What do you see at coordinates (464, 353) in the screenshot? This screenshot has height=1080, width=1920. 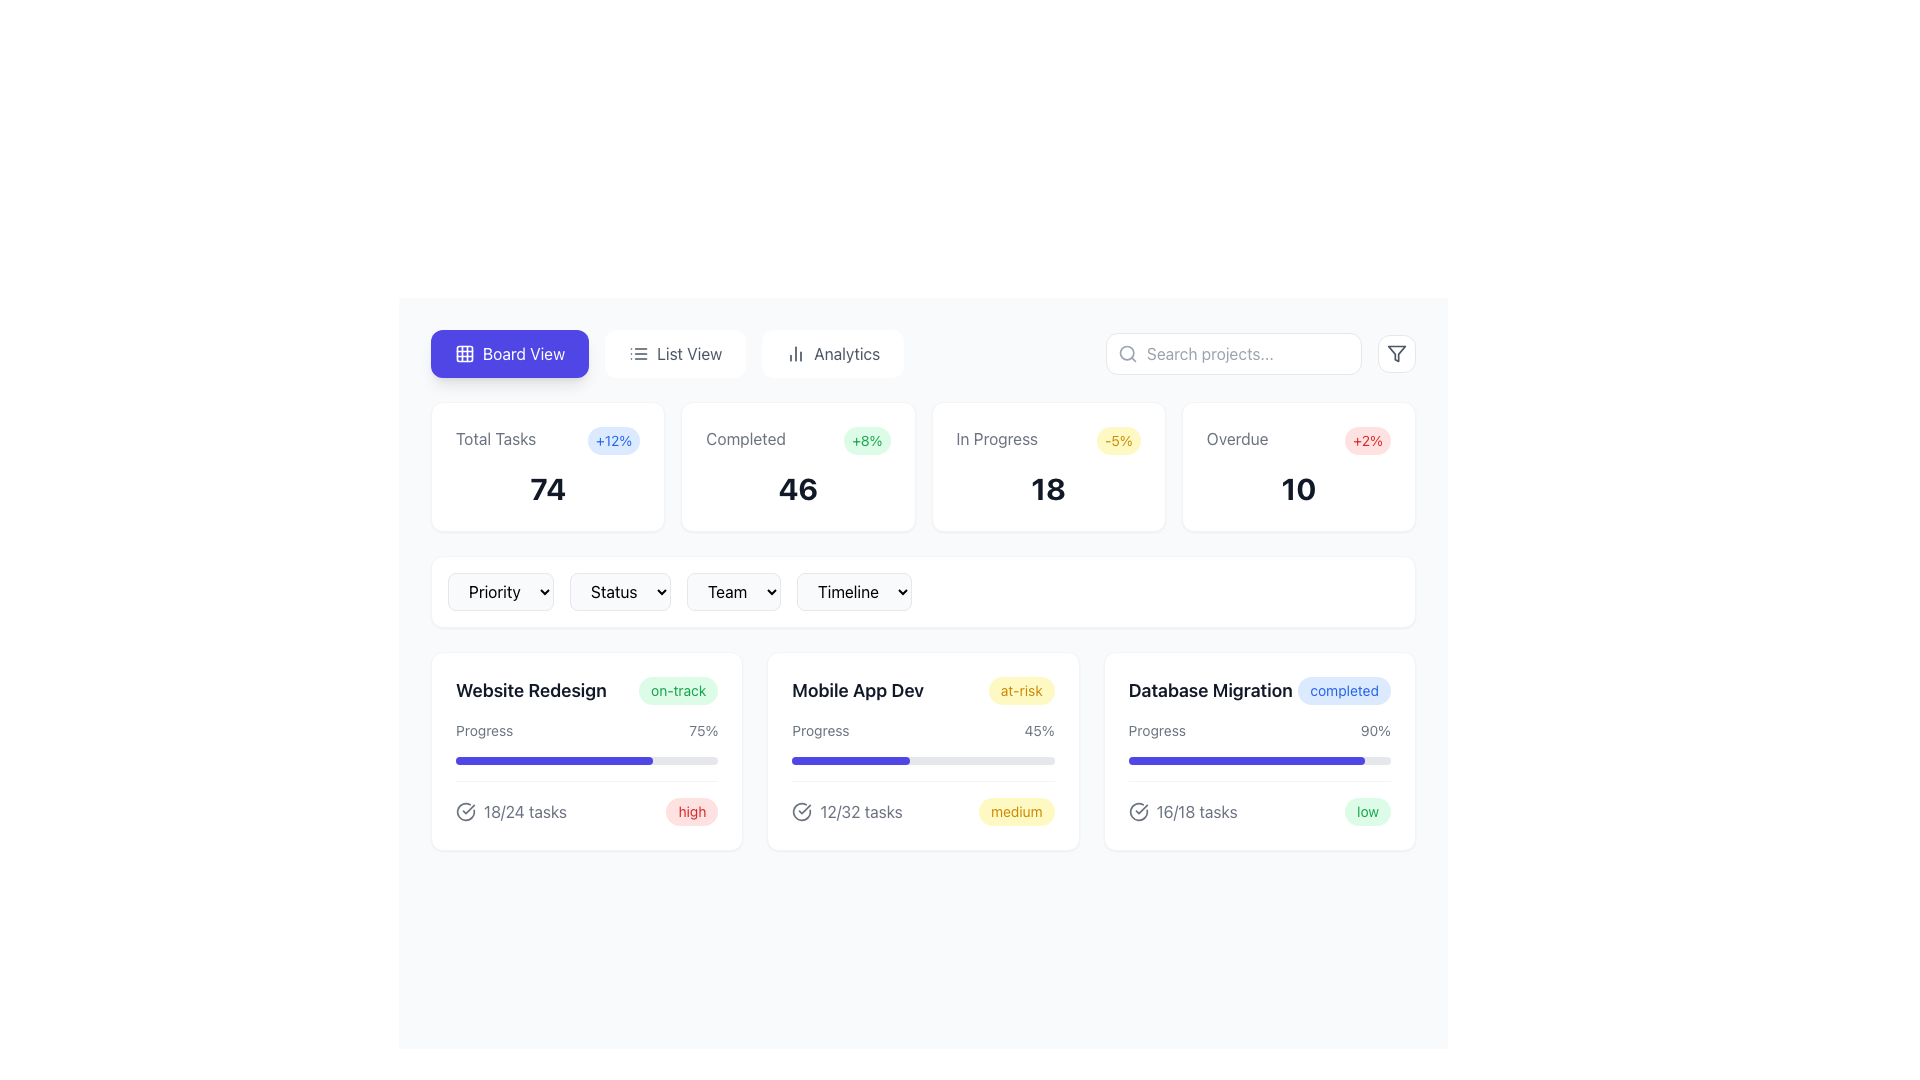 I see `the SVG grid icon, which is a 3x3 grid icon styled in white on a purple background, located within the 'Board View' button at the top-left corner of the interface` at bounding box center [464, 353].